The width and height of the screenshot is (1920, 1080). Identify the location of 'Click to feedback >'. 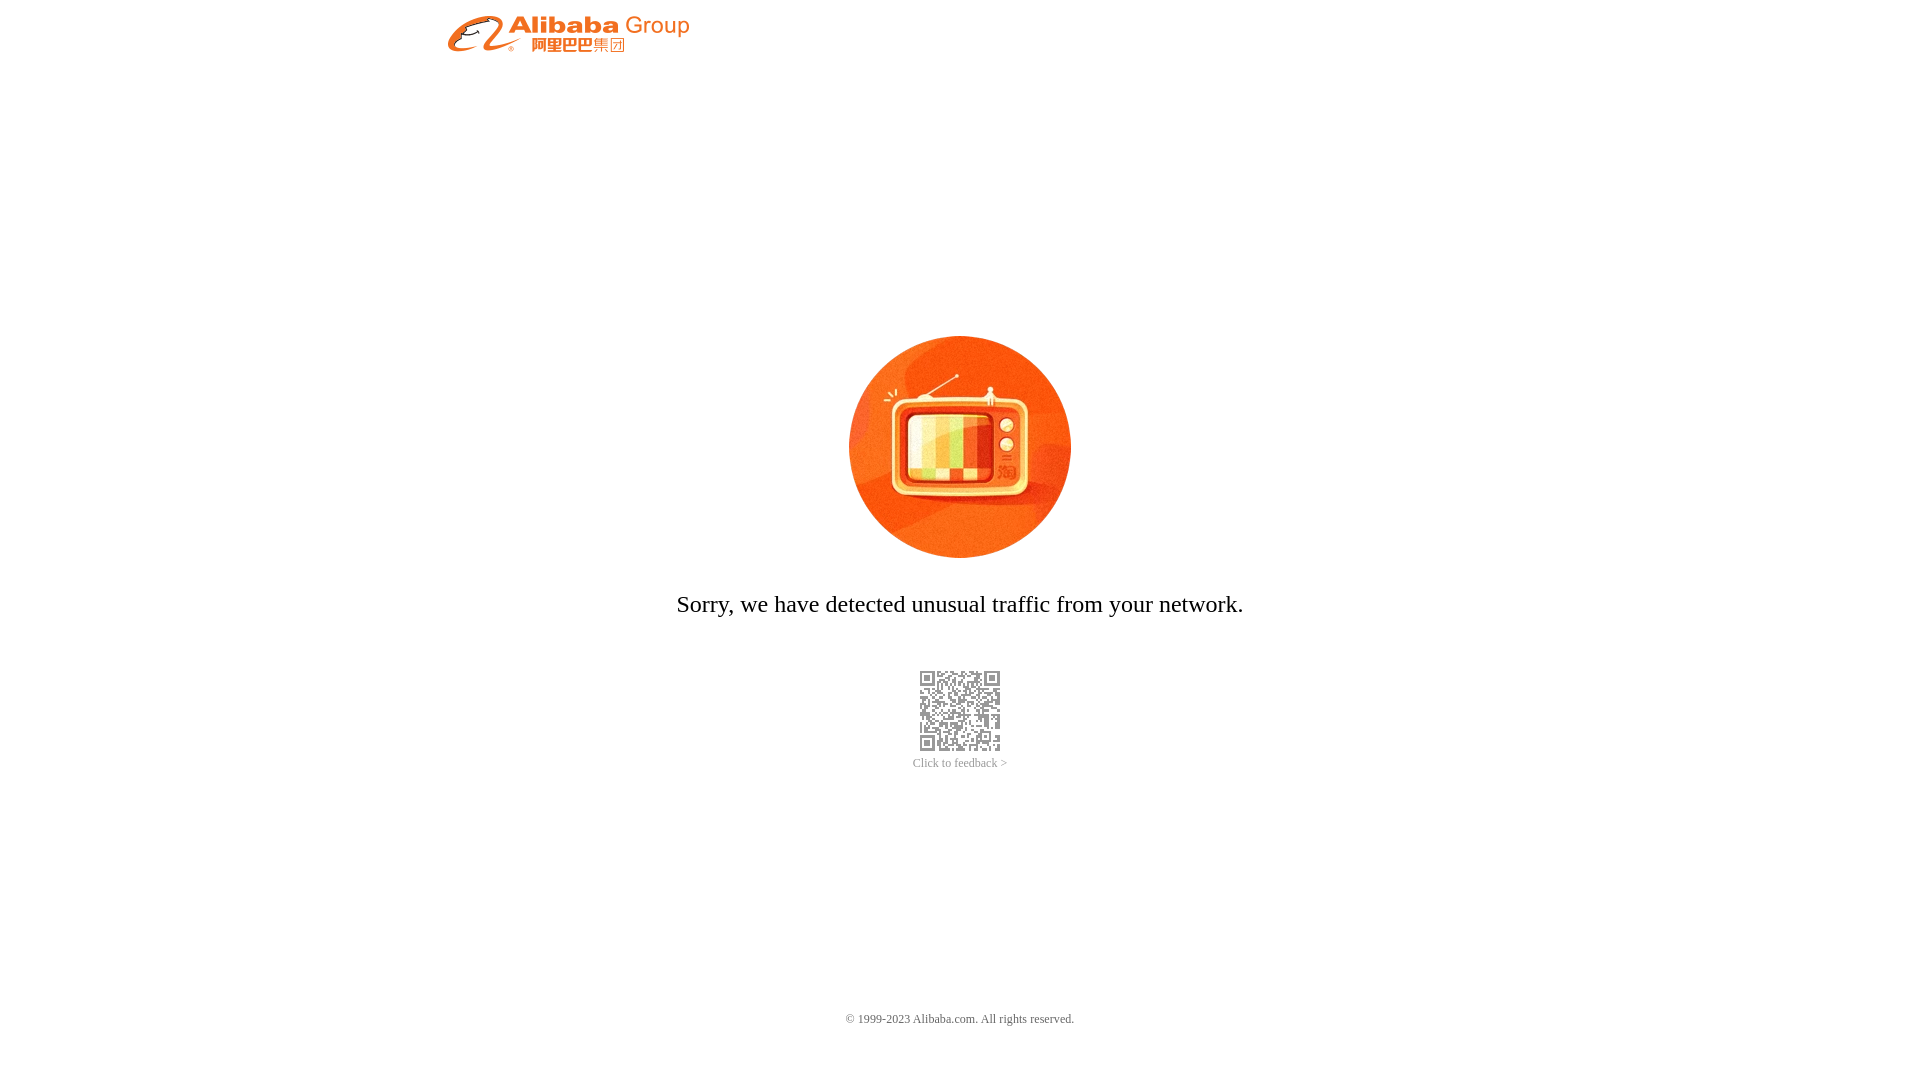
(911, 763).